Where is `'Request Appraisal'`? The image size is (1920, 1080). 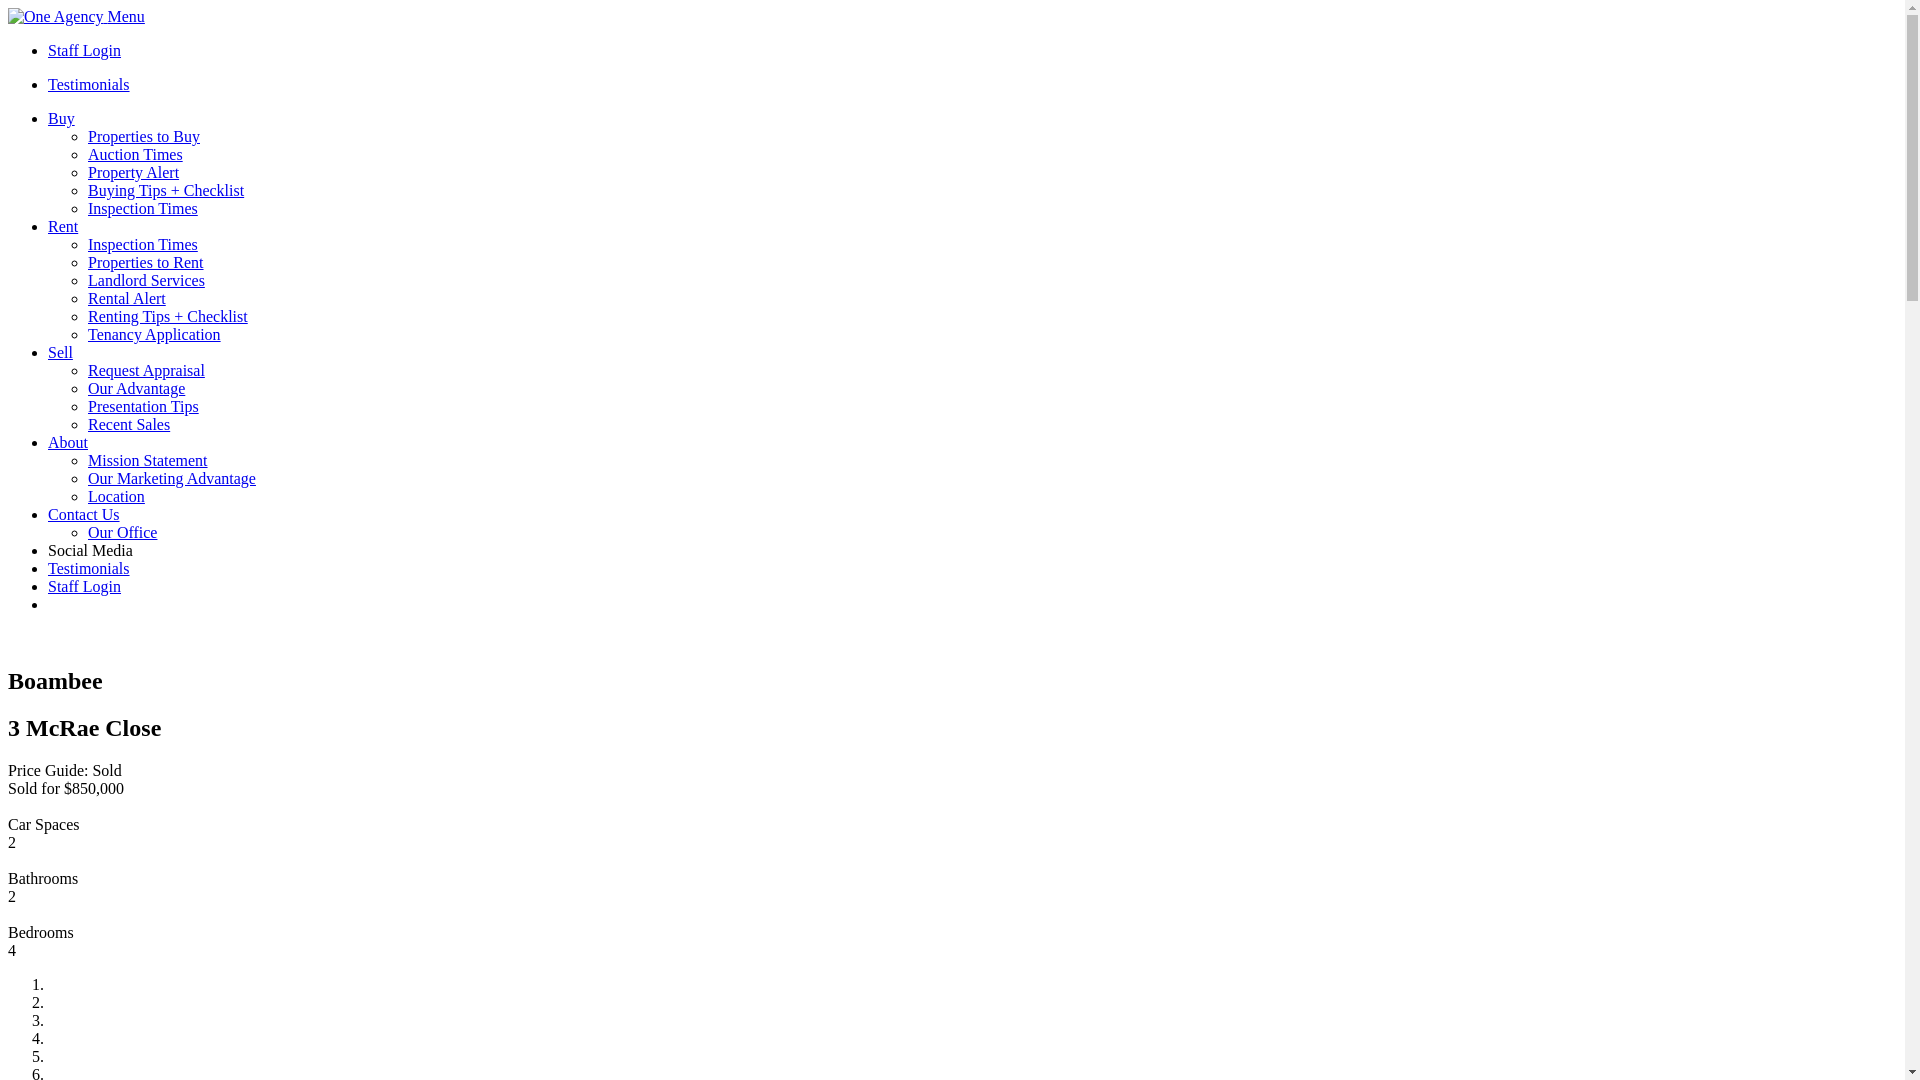 'Request Appraisal' is located at coordinates (145, 370).